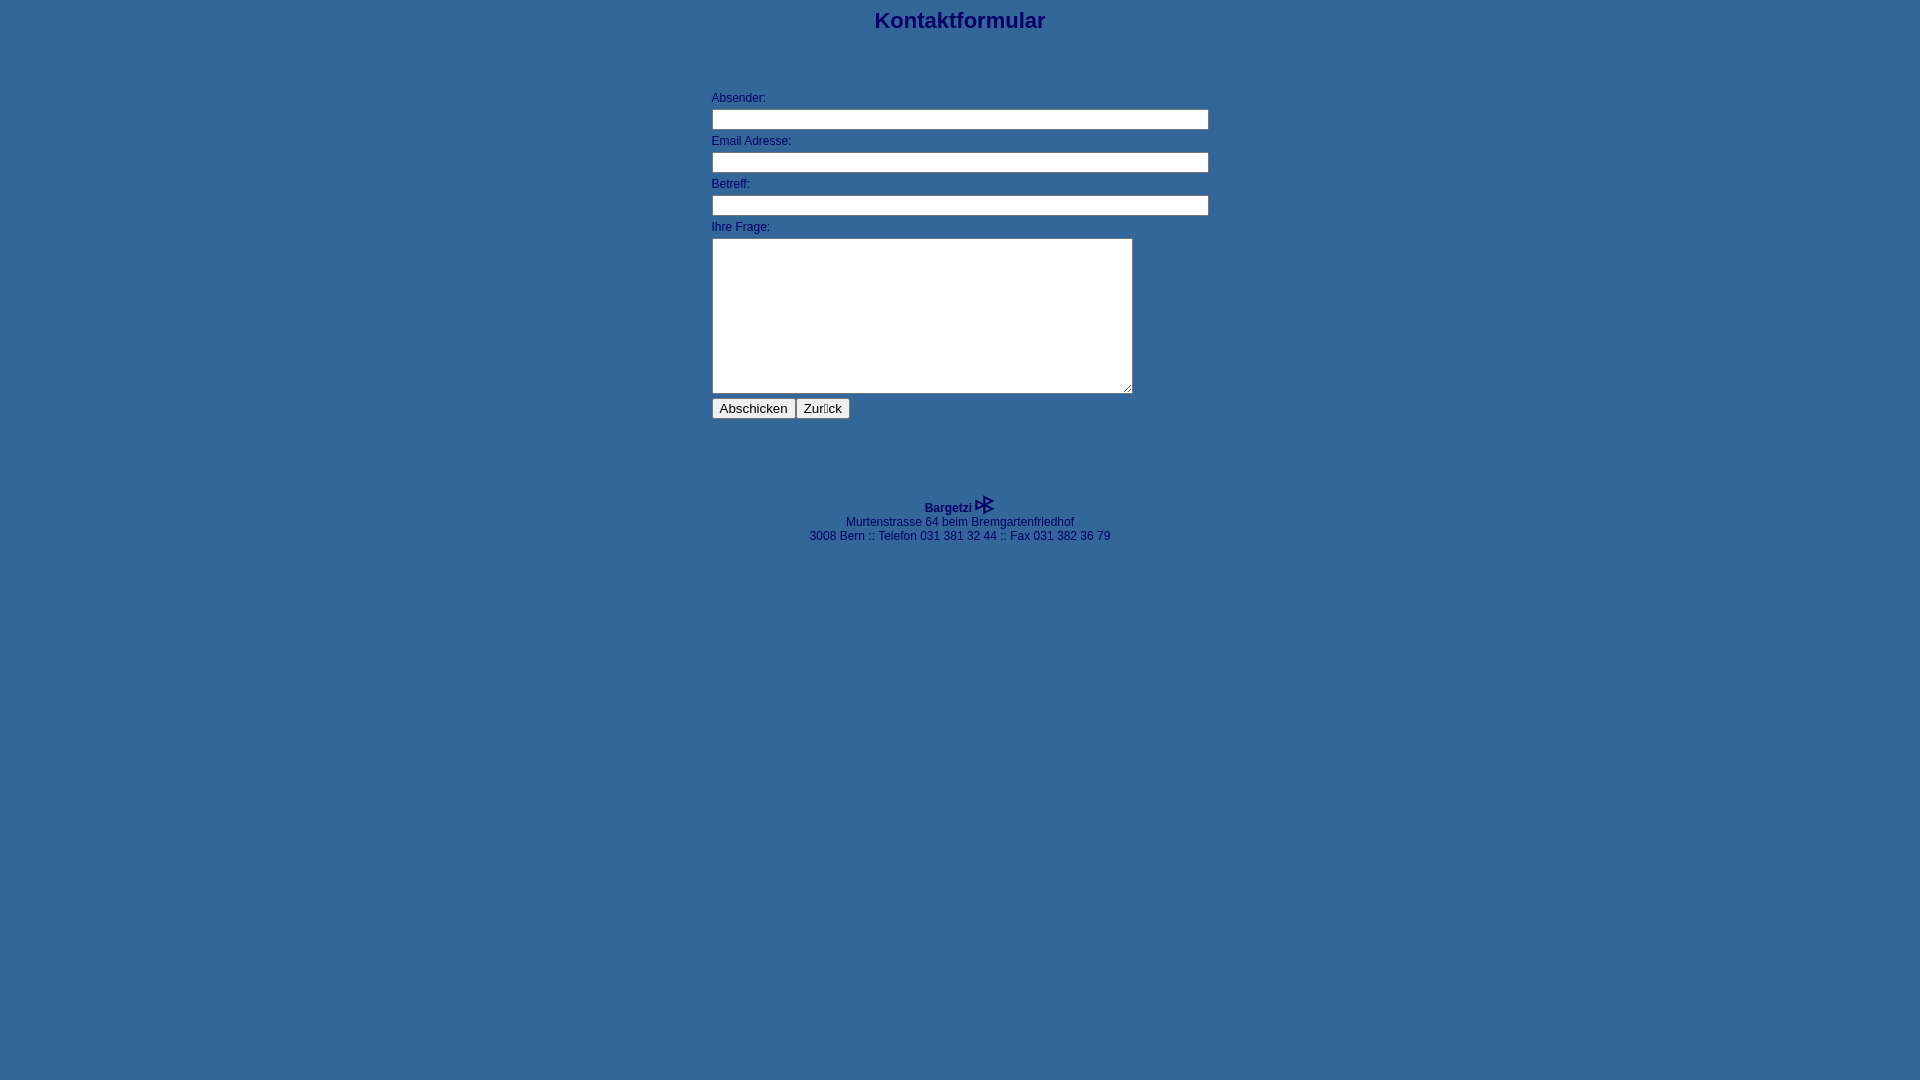 The height and width of the screenshot is (1080, 1920). What do you see at coordinates (711, 407) in the screenshot?
I see `'Abschicken'` at bounding box center [711, 407].